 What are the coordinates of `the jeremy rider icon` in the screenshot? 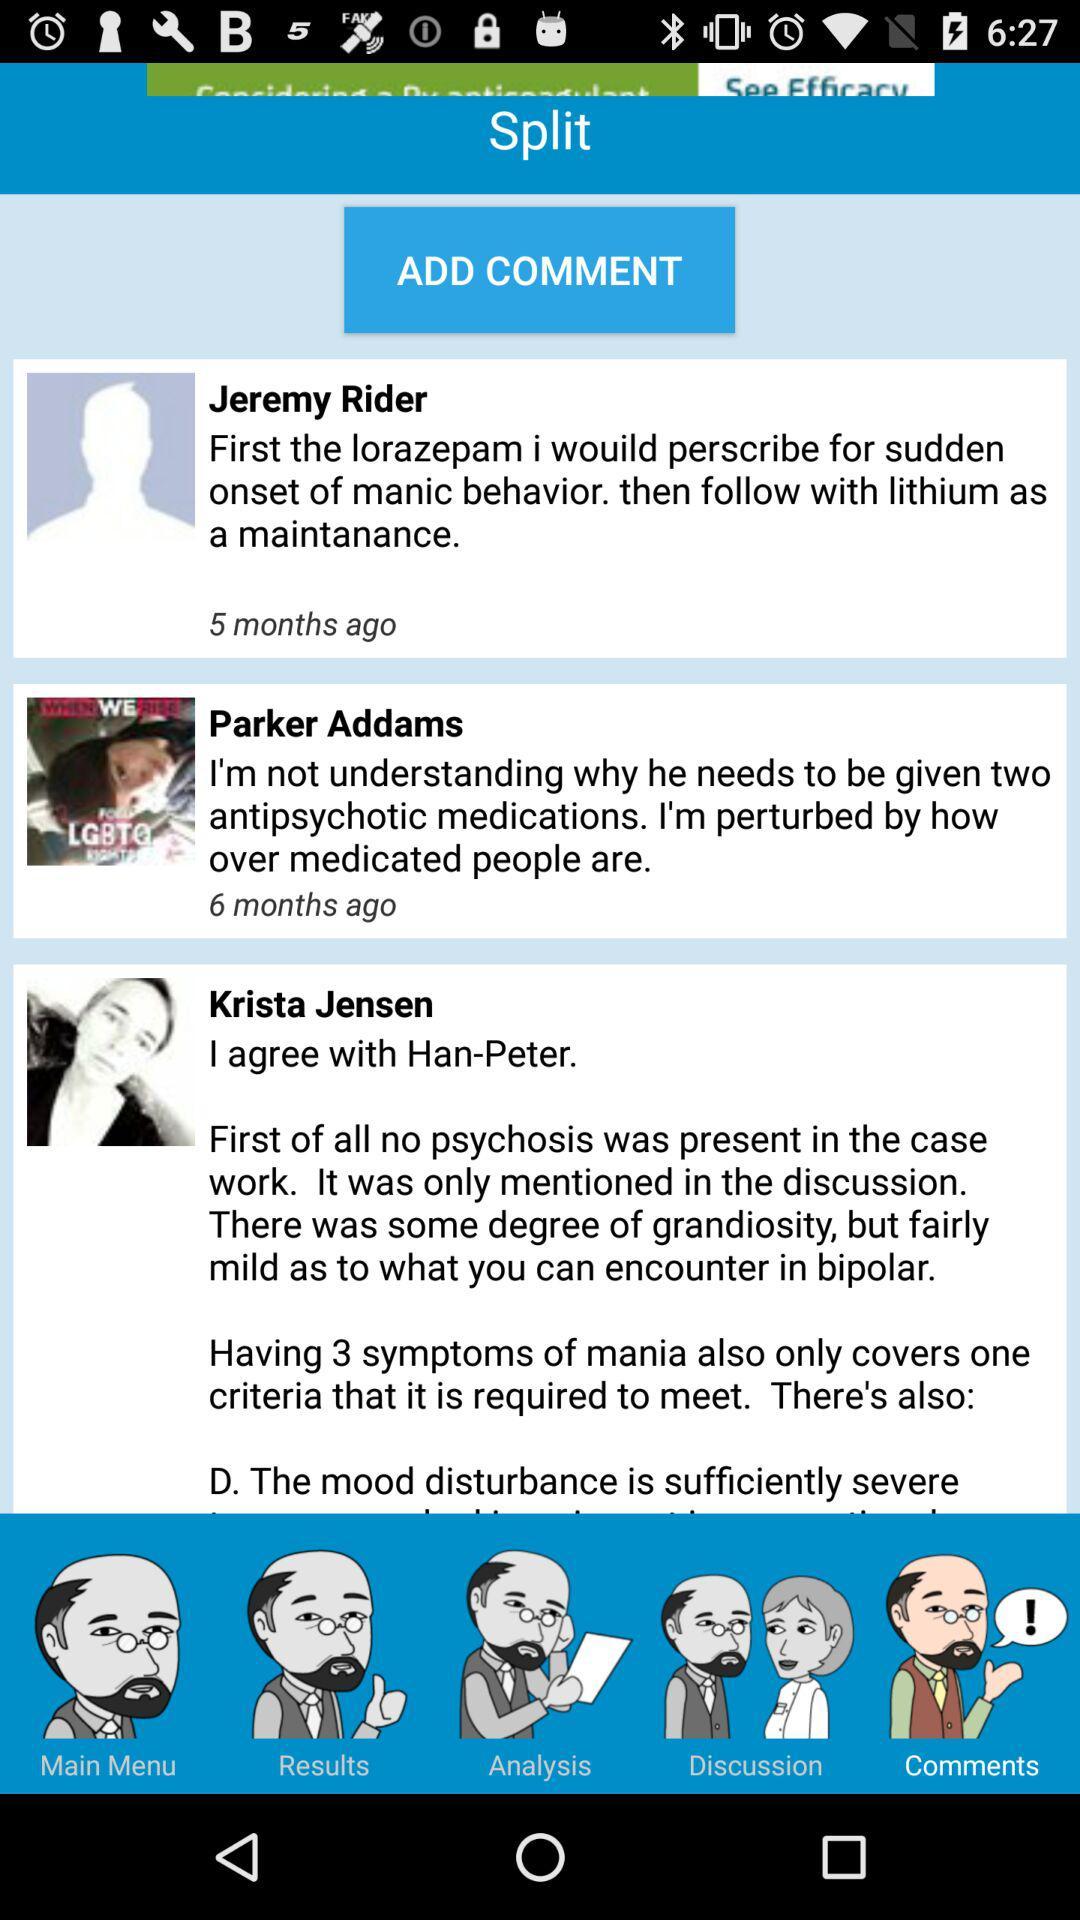 It's located at (630, 397).